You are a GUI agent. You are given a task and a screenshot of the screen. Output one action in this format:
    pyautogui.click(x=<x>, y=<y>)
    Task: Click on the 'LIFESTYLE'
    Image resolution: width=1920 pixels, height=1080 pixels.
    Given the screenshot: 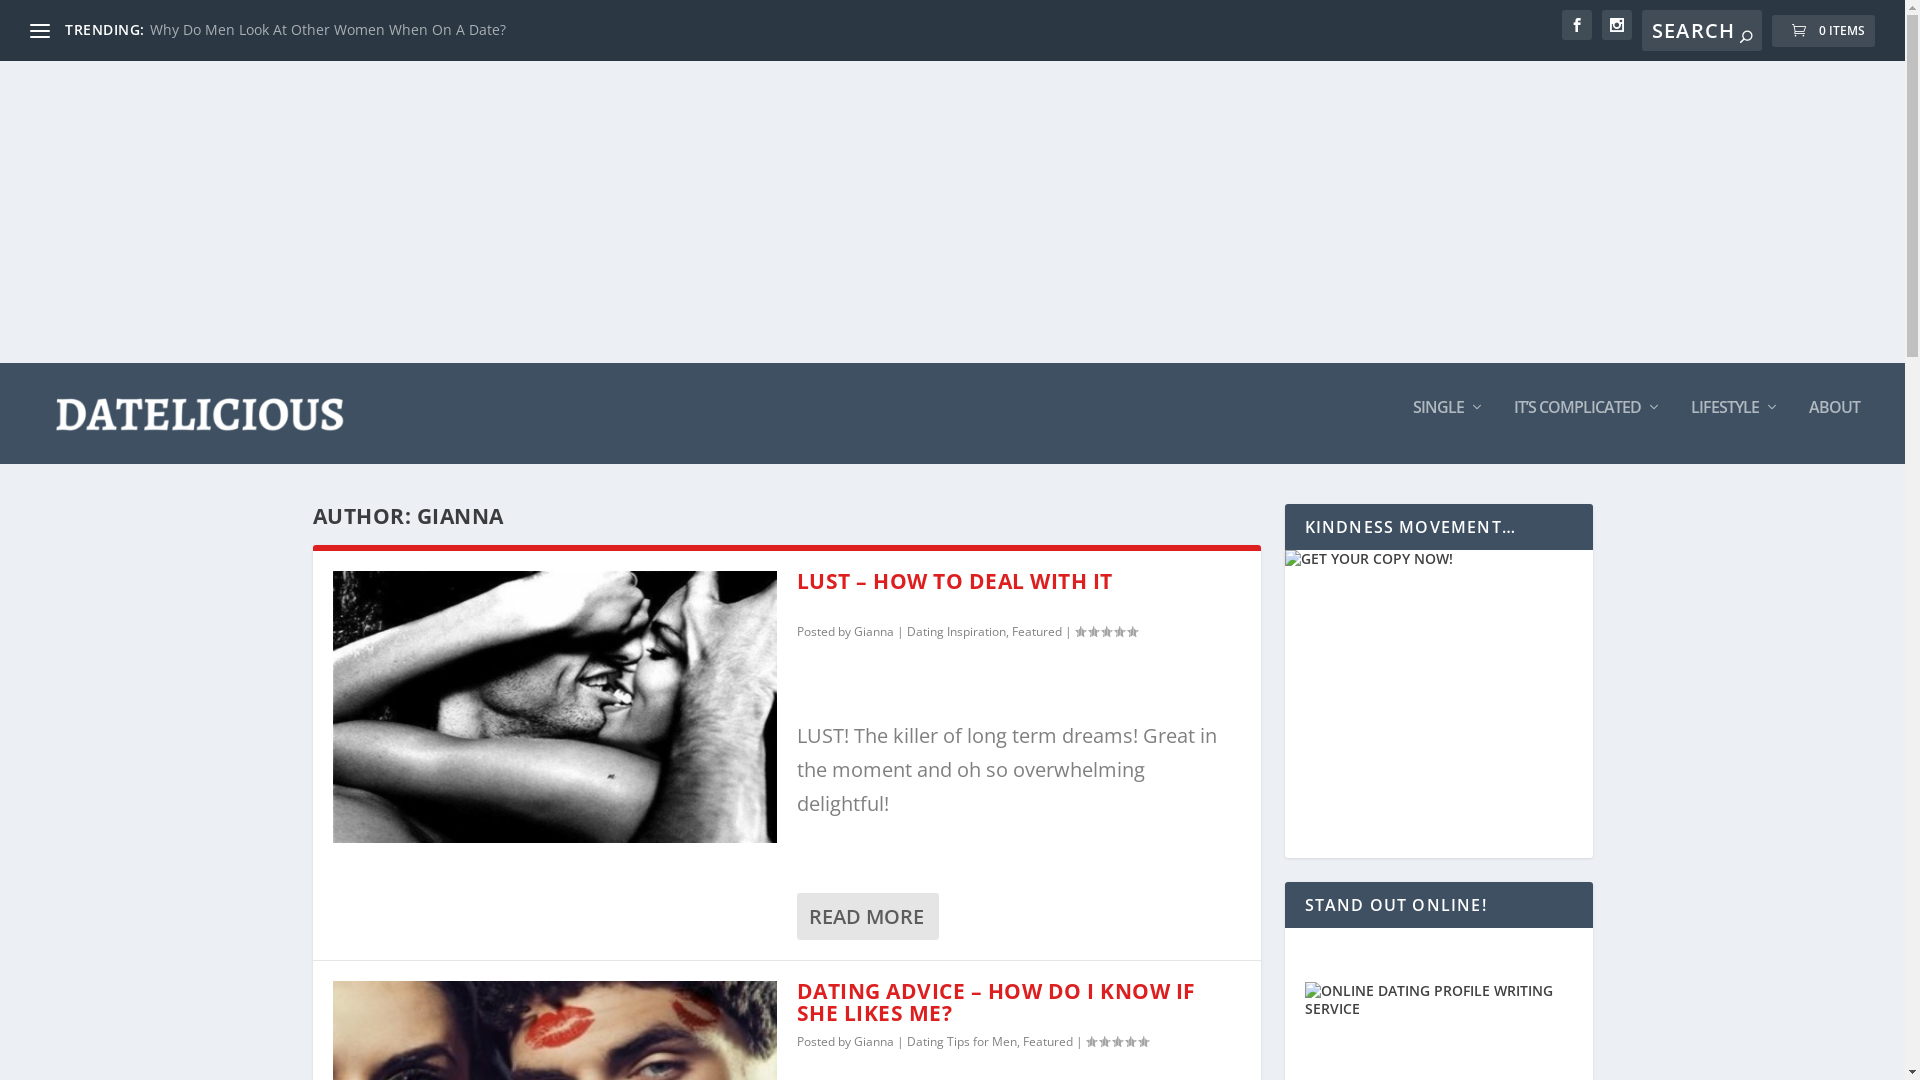 What is the action you would take?
    pyautogui.click(x=1689, y=430)
    